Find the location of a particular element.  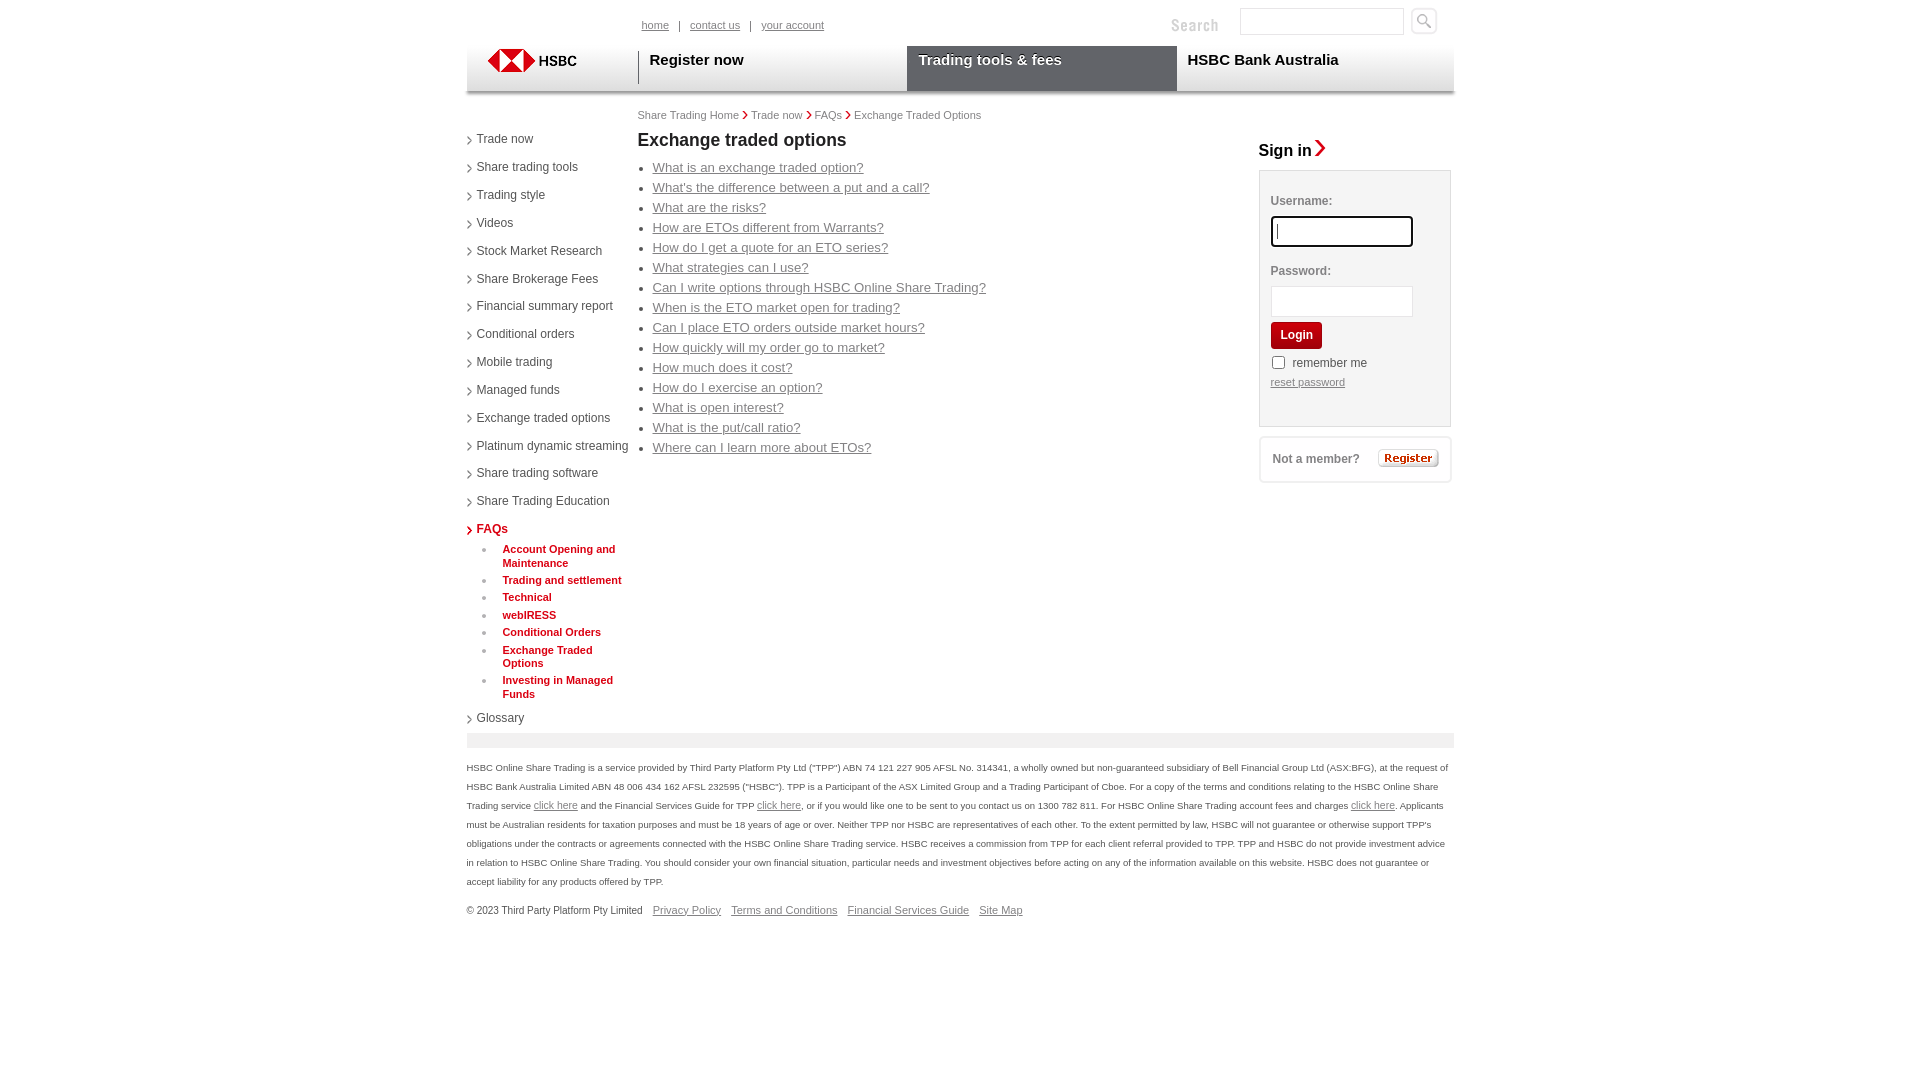

'HSBC Bank Australia' is located at coordinates (1307, 67).